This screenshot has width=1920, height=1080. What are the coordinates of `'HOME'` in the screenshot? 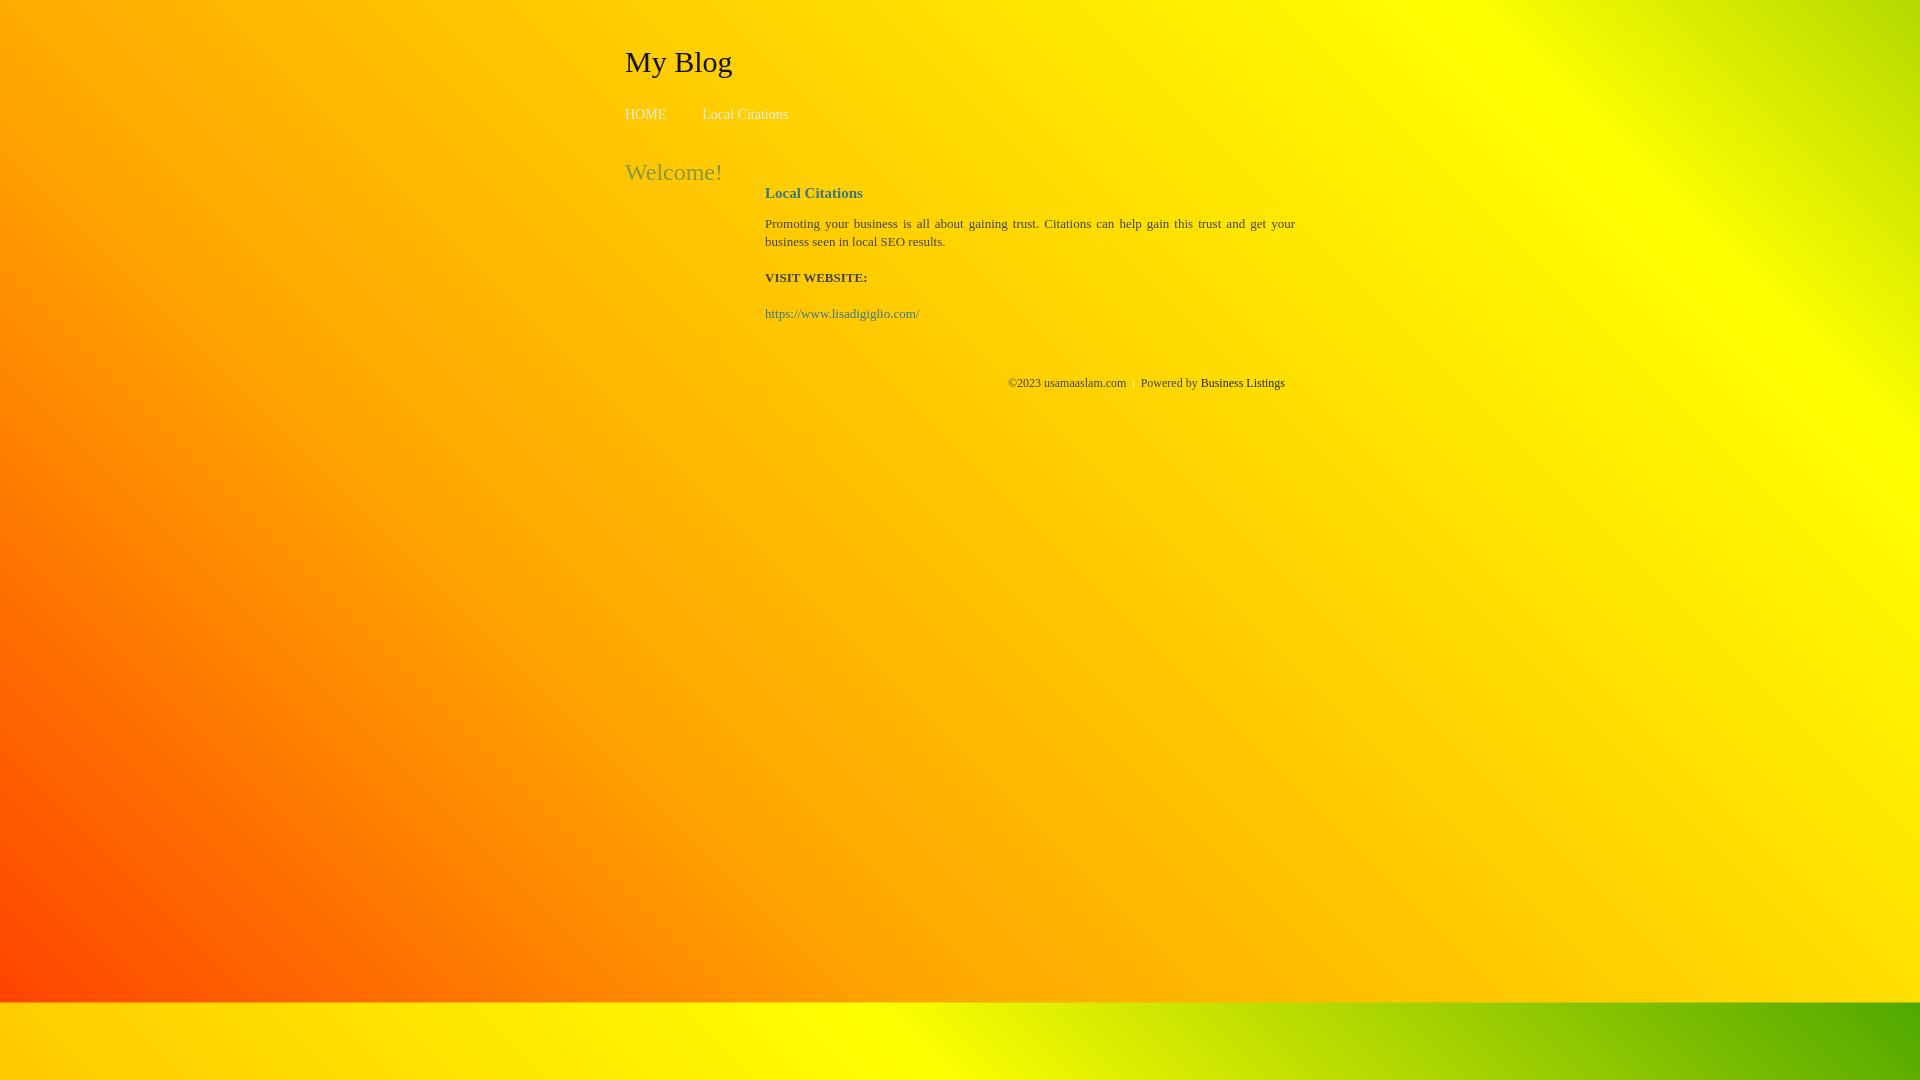 It's located at (645, 114).